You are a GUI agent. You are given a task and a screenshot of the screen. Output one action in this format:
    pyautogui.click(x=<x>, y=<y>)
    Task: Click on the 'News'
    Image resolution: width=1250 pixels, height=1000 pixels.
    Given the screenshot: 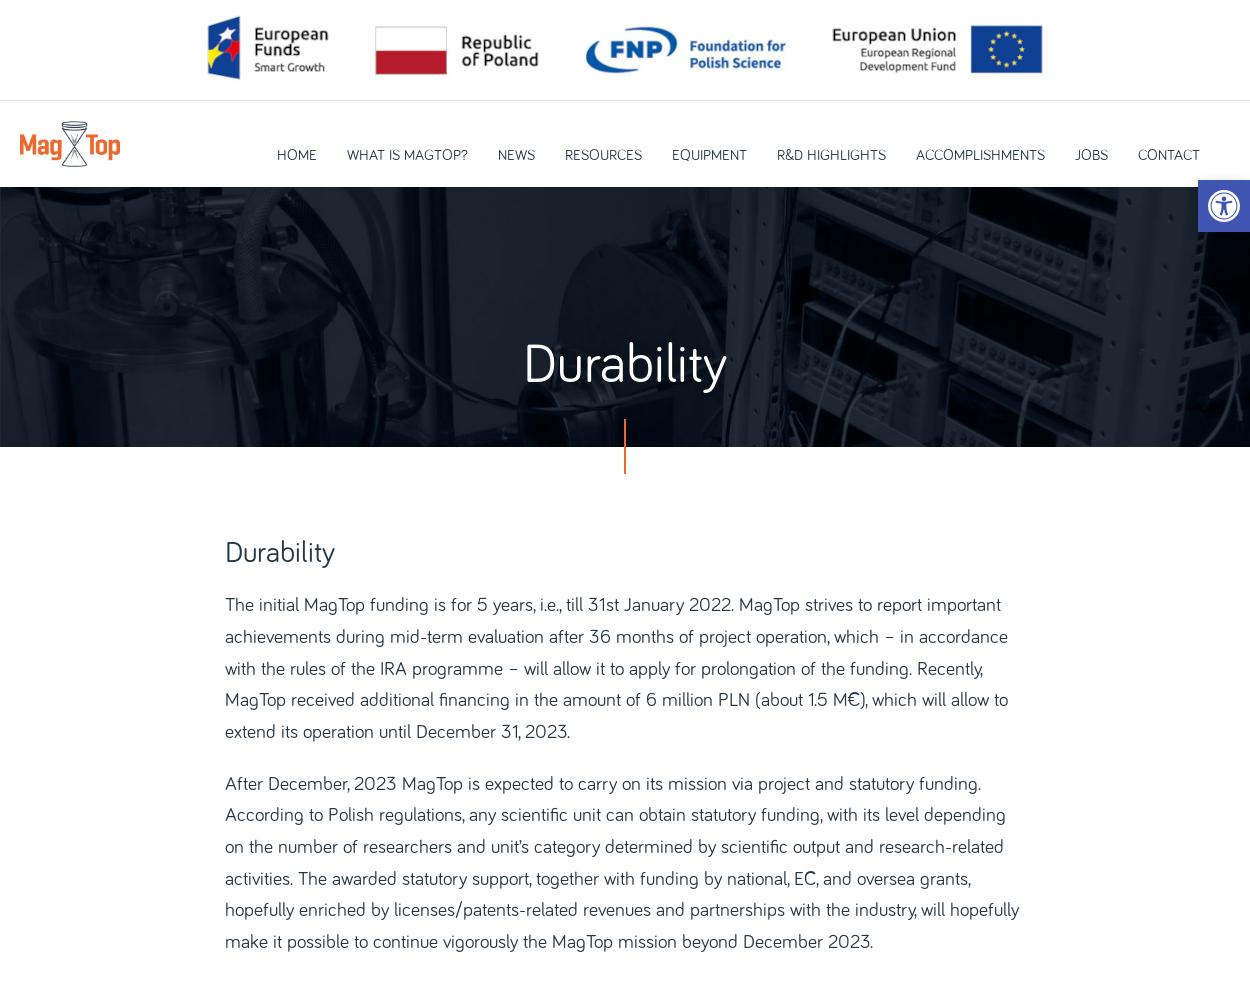 What is the action you would take?
    pyautogui.click(x=515, y=155)
    